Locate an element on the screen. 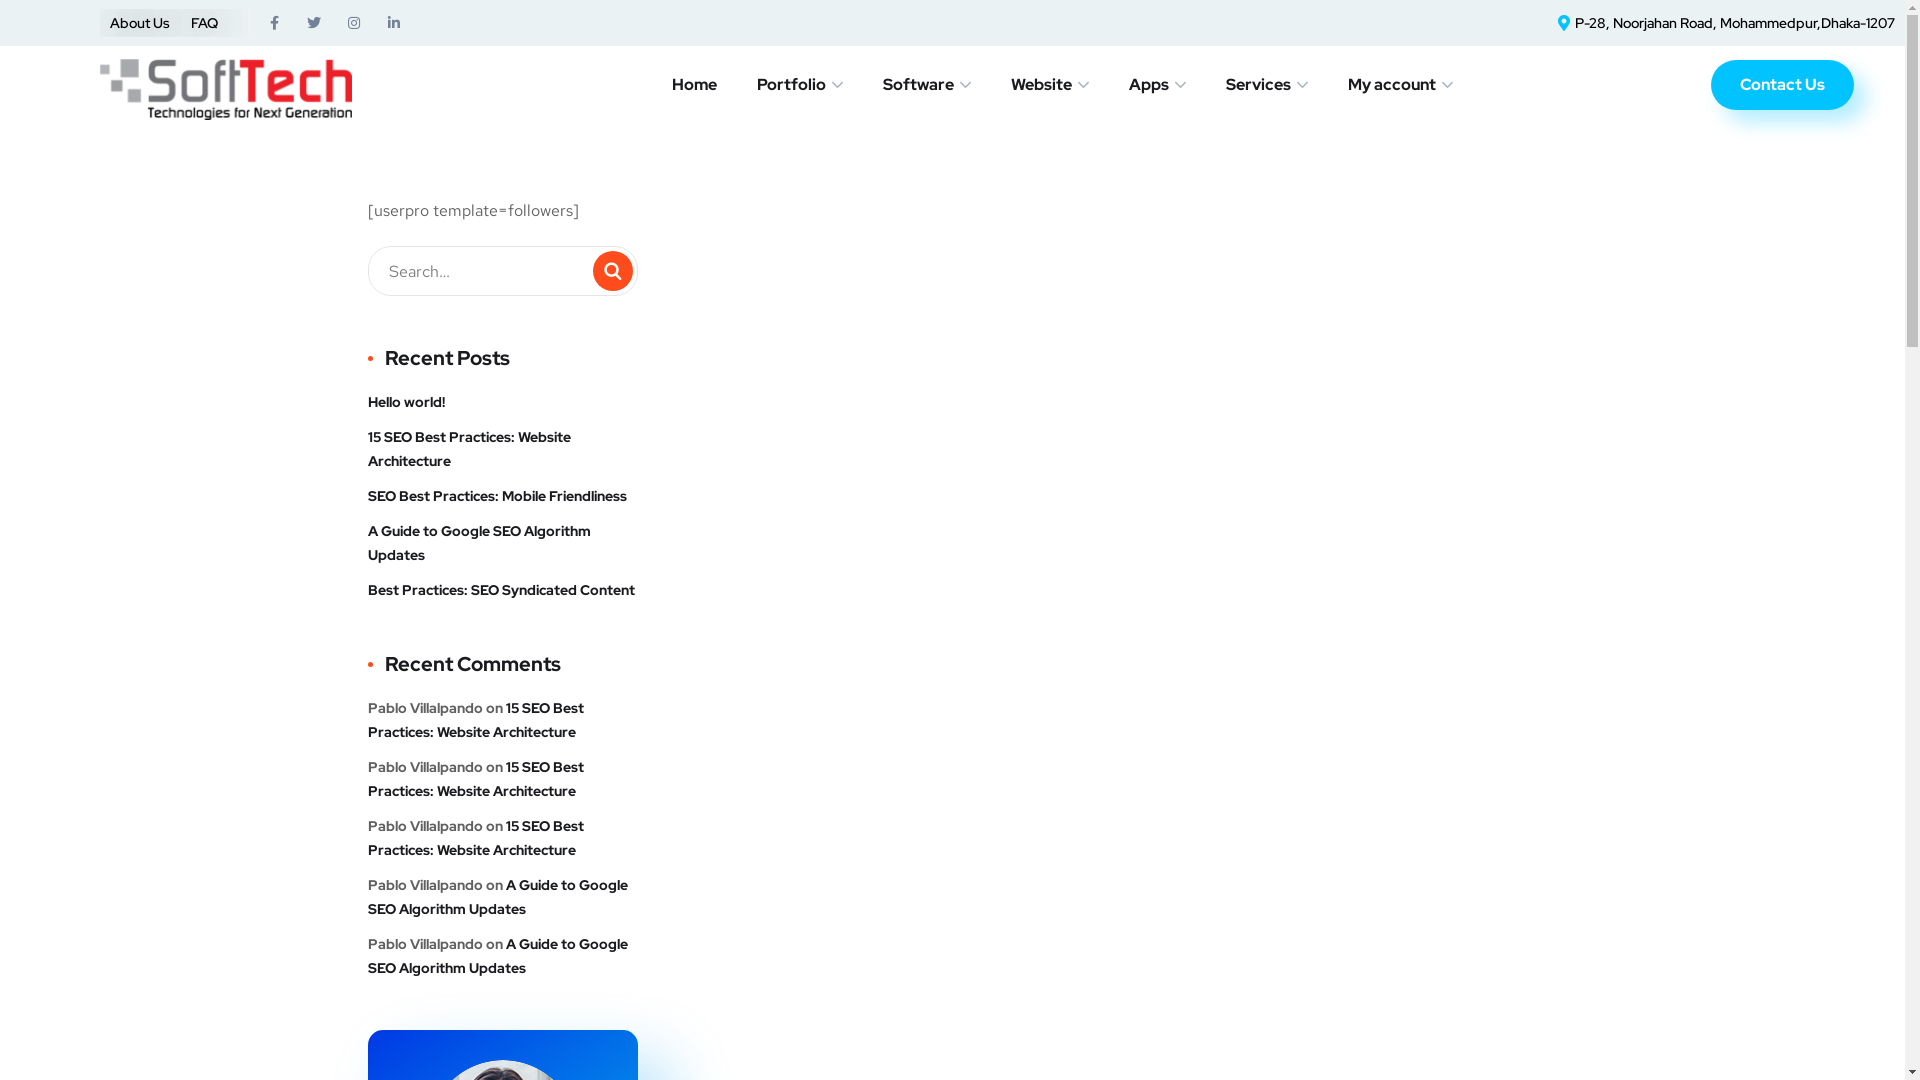 Image resolution: width=1920 pixels, height=1080 pixels. 'Contact Us' is located at coordinates (1709, 83).